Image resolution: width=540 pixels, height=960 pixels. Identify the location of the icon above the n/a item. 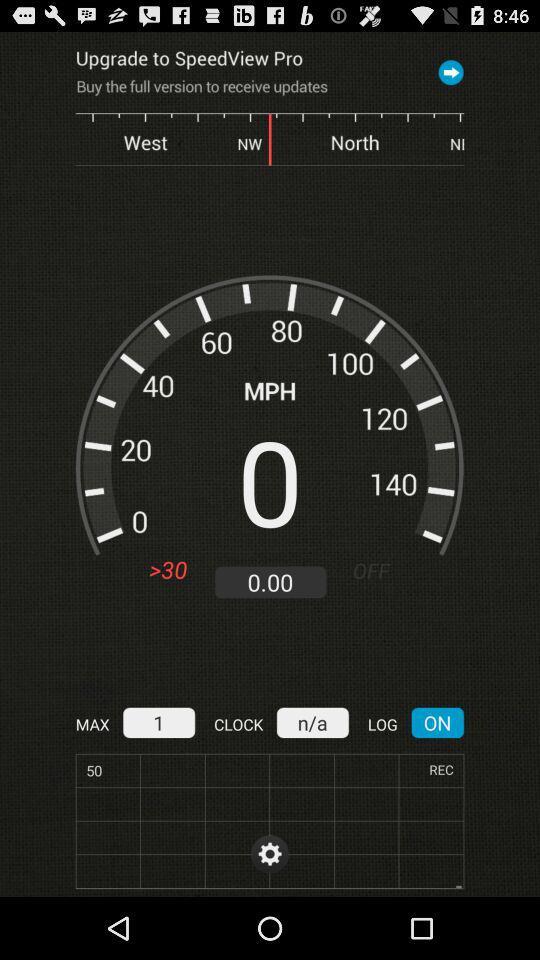
(379, 570).